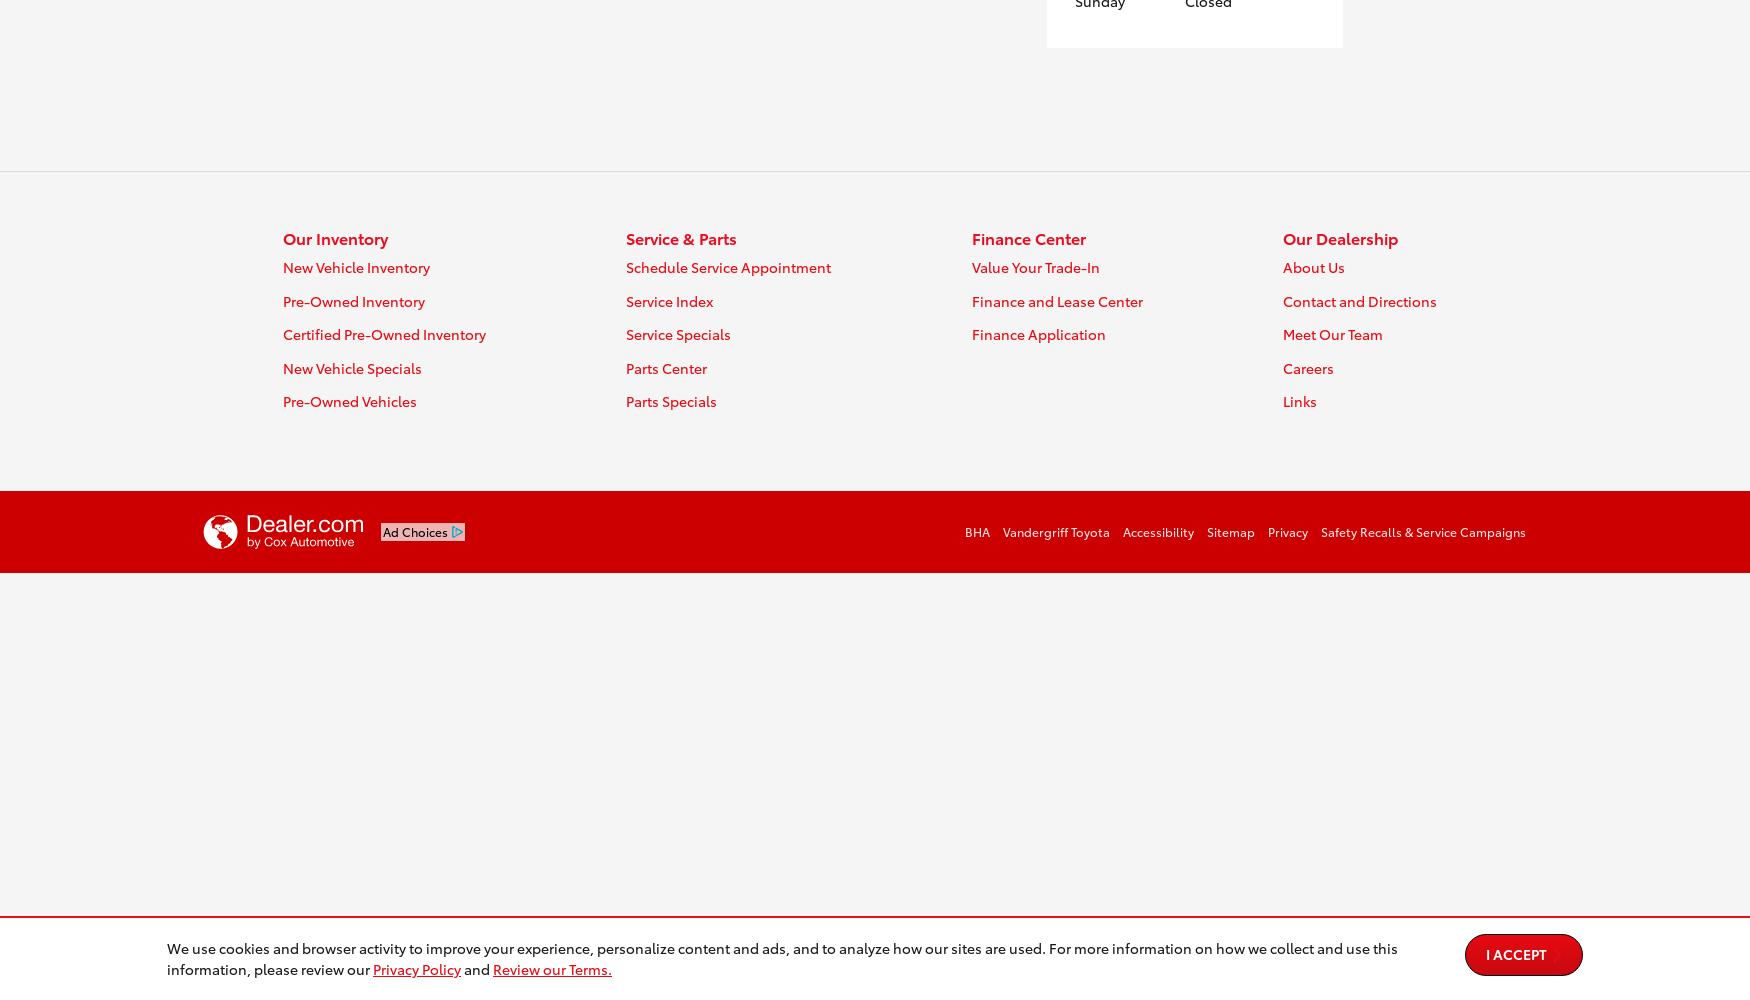 The image size is (1750, 1000). What do you see at coordinates (625, 235) in the screenshot?
I see `'Service & Parts'` at bounding box center [625, 235].